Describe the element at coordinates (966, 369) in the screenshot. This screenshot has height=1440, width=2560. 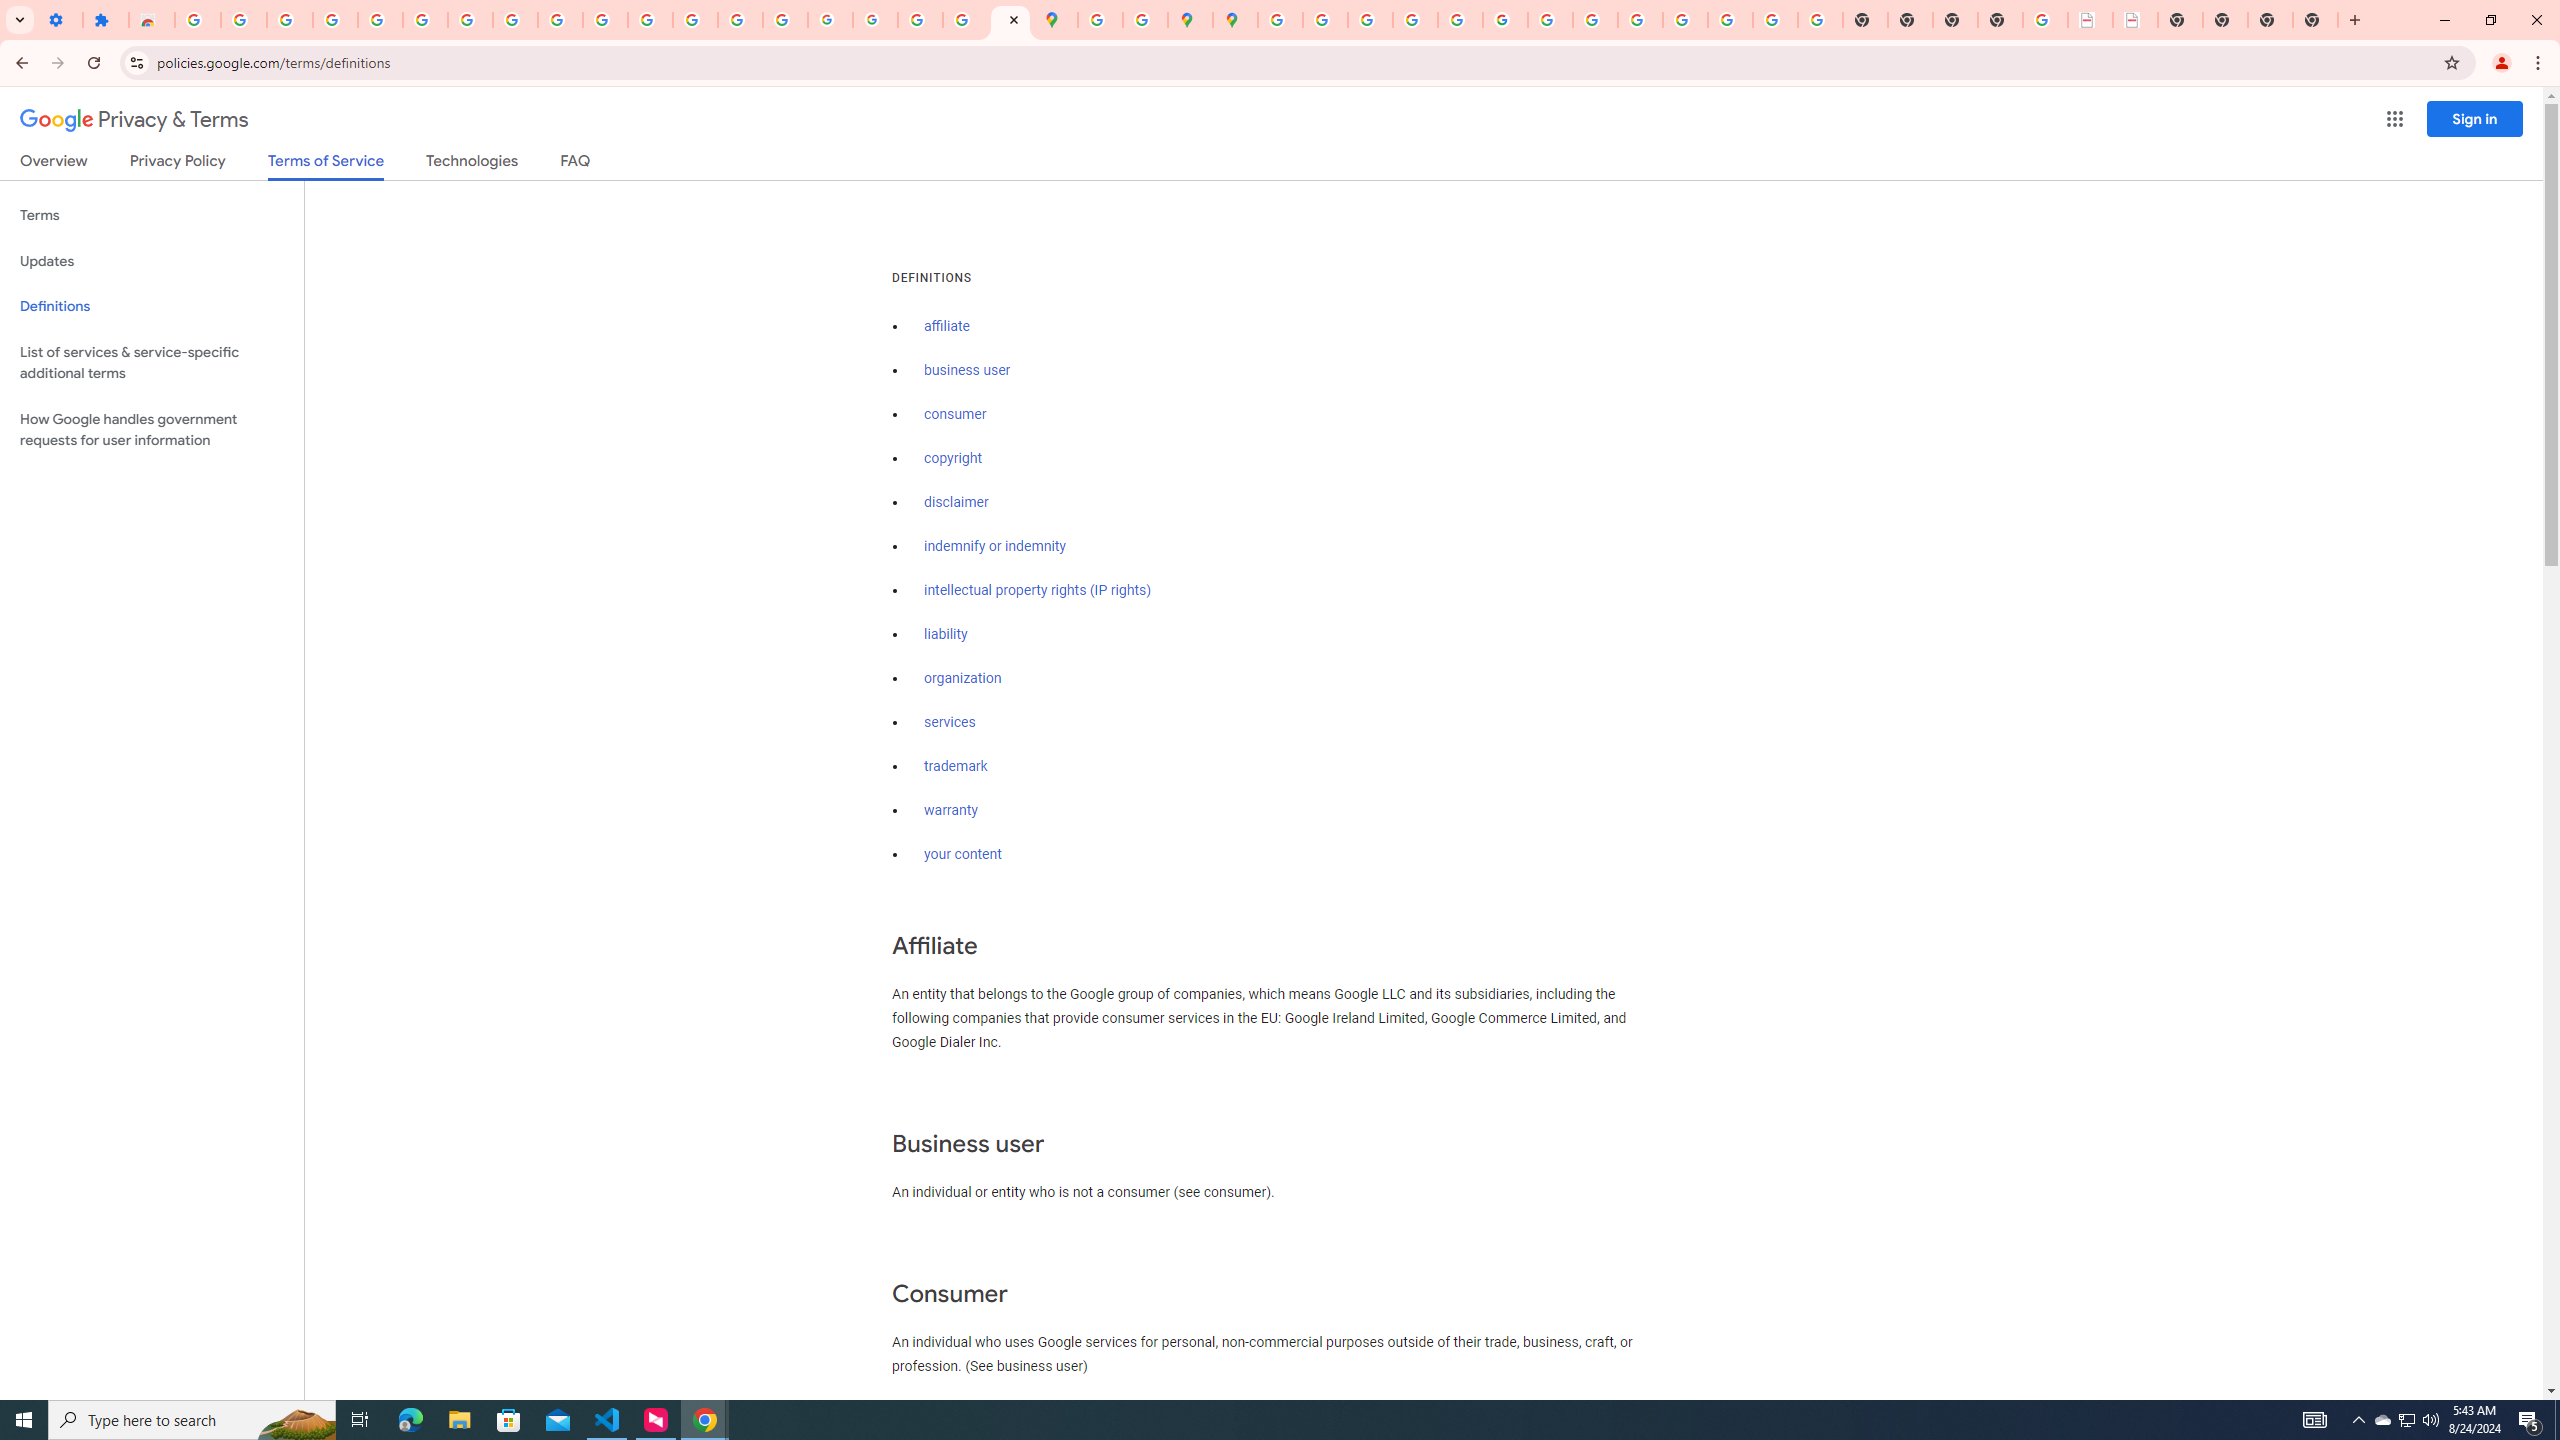
I see `'business user'` at that location.